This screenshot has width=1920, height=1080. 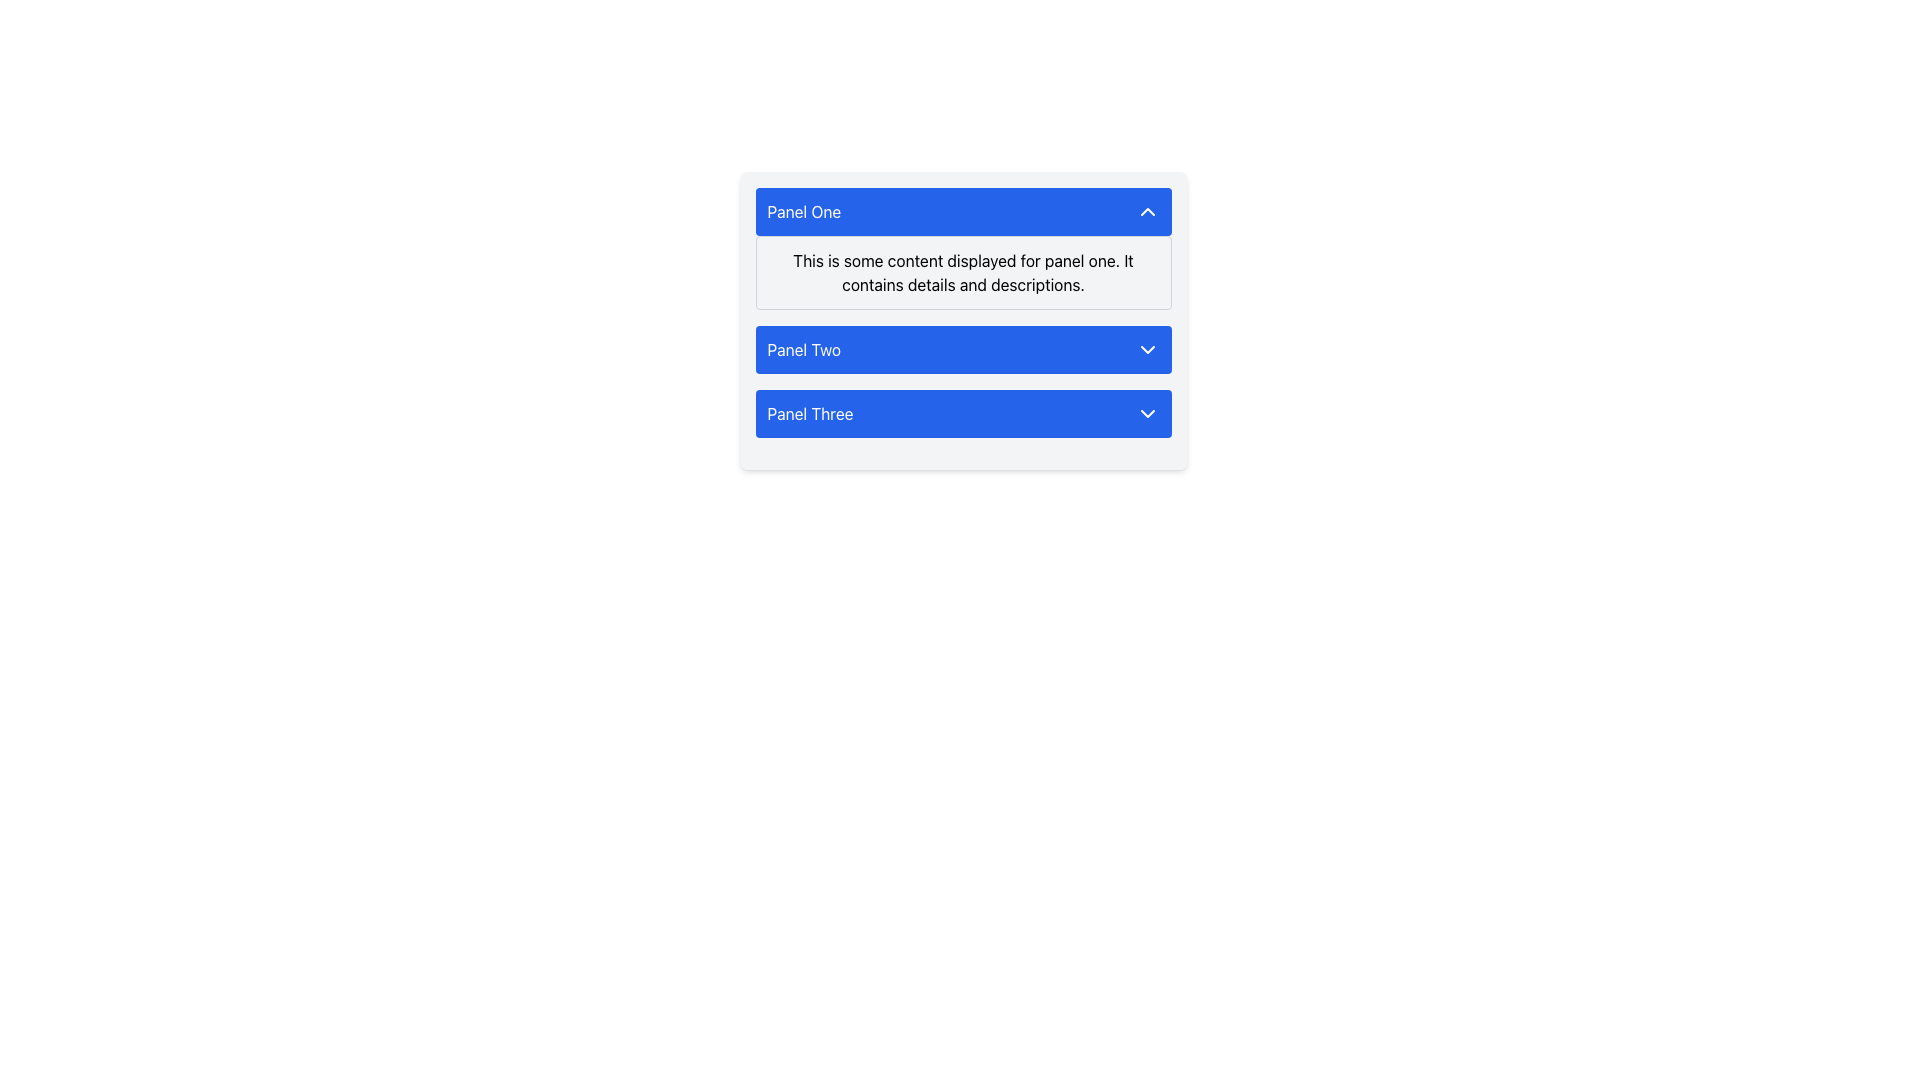 I want to click on the title text for the first panel in the accordion component, located on the left side of the panel's header, so click(x=804, y=212).